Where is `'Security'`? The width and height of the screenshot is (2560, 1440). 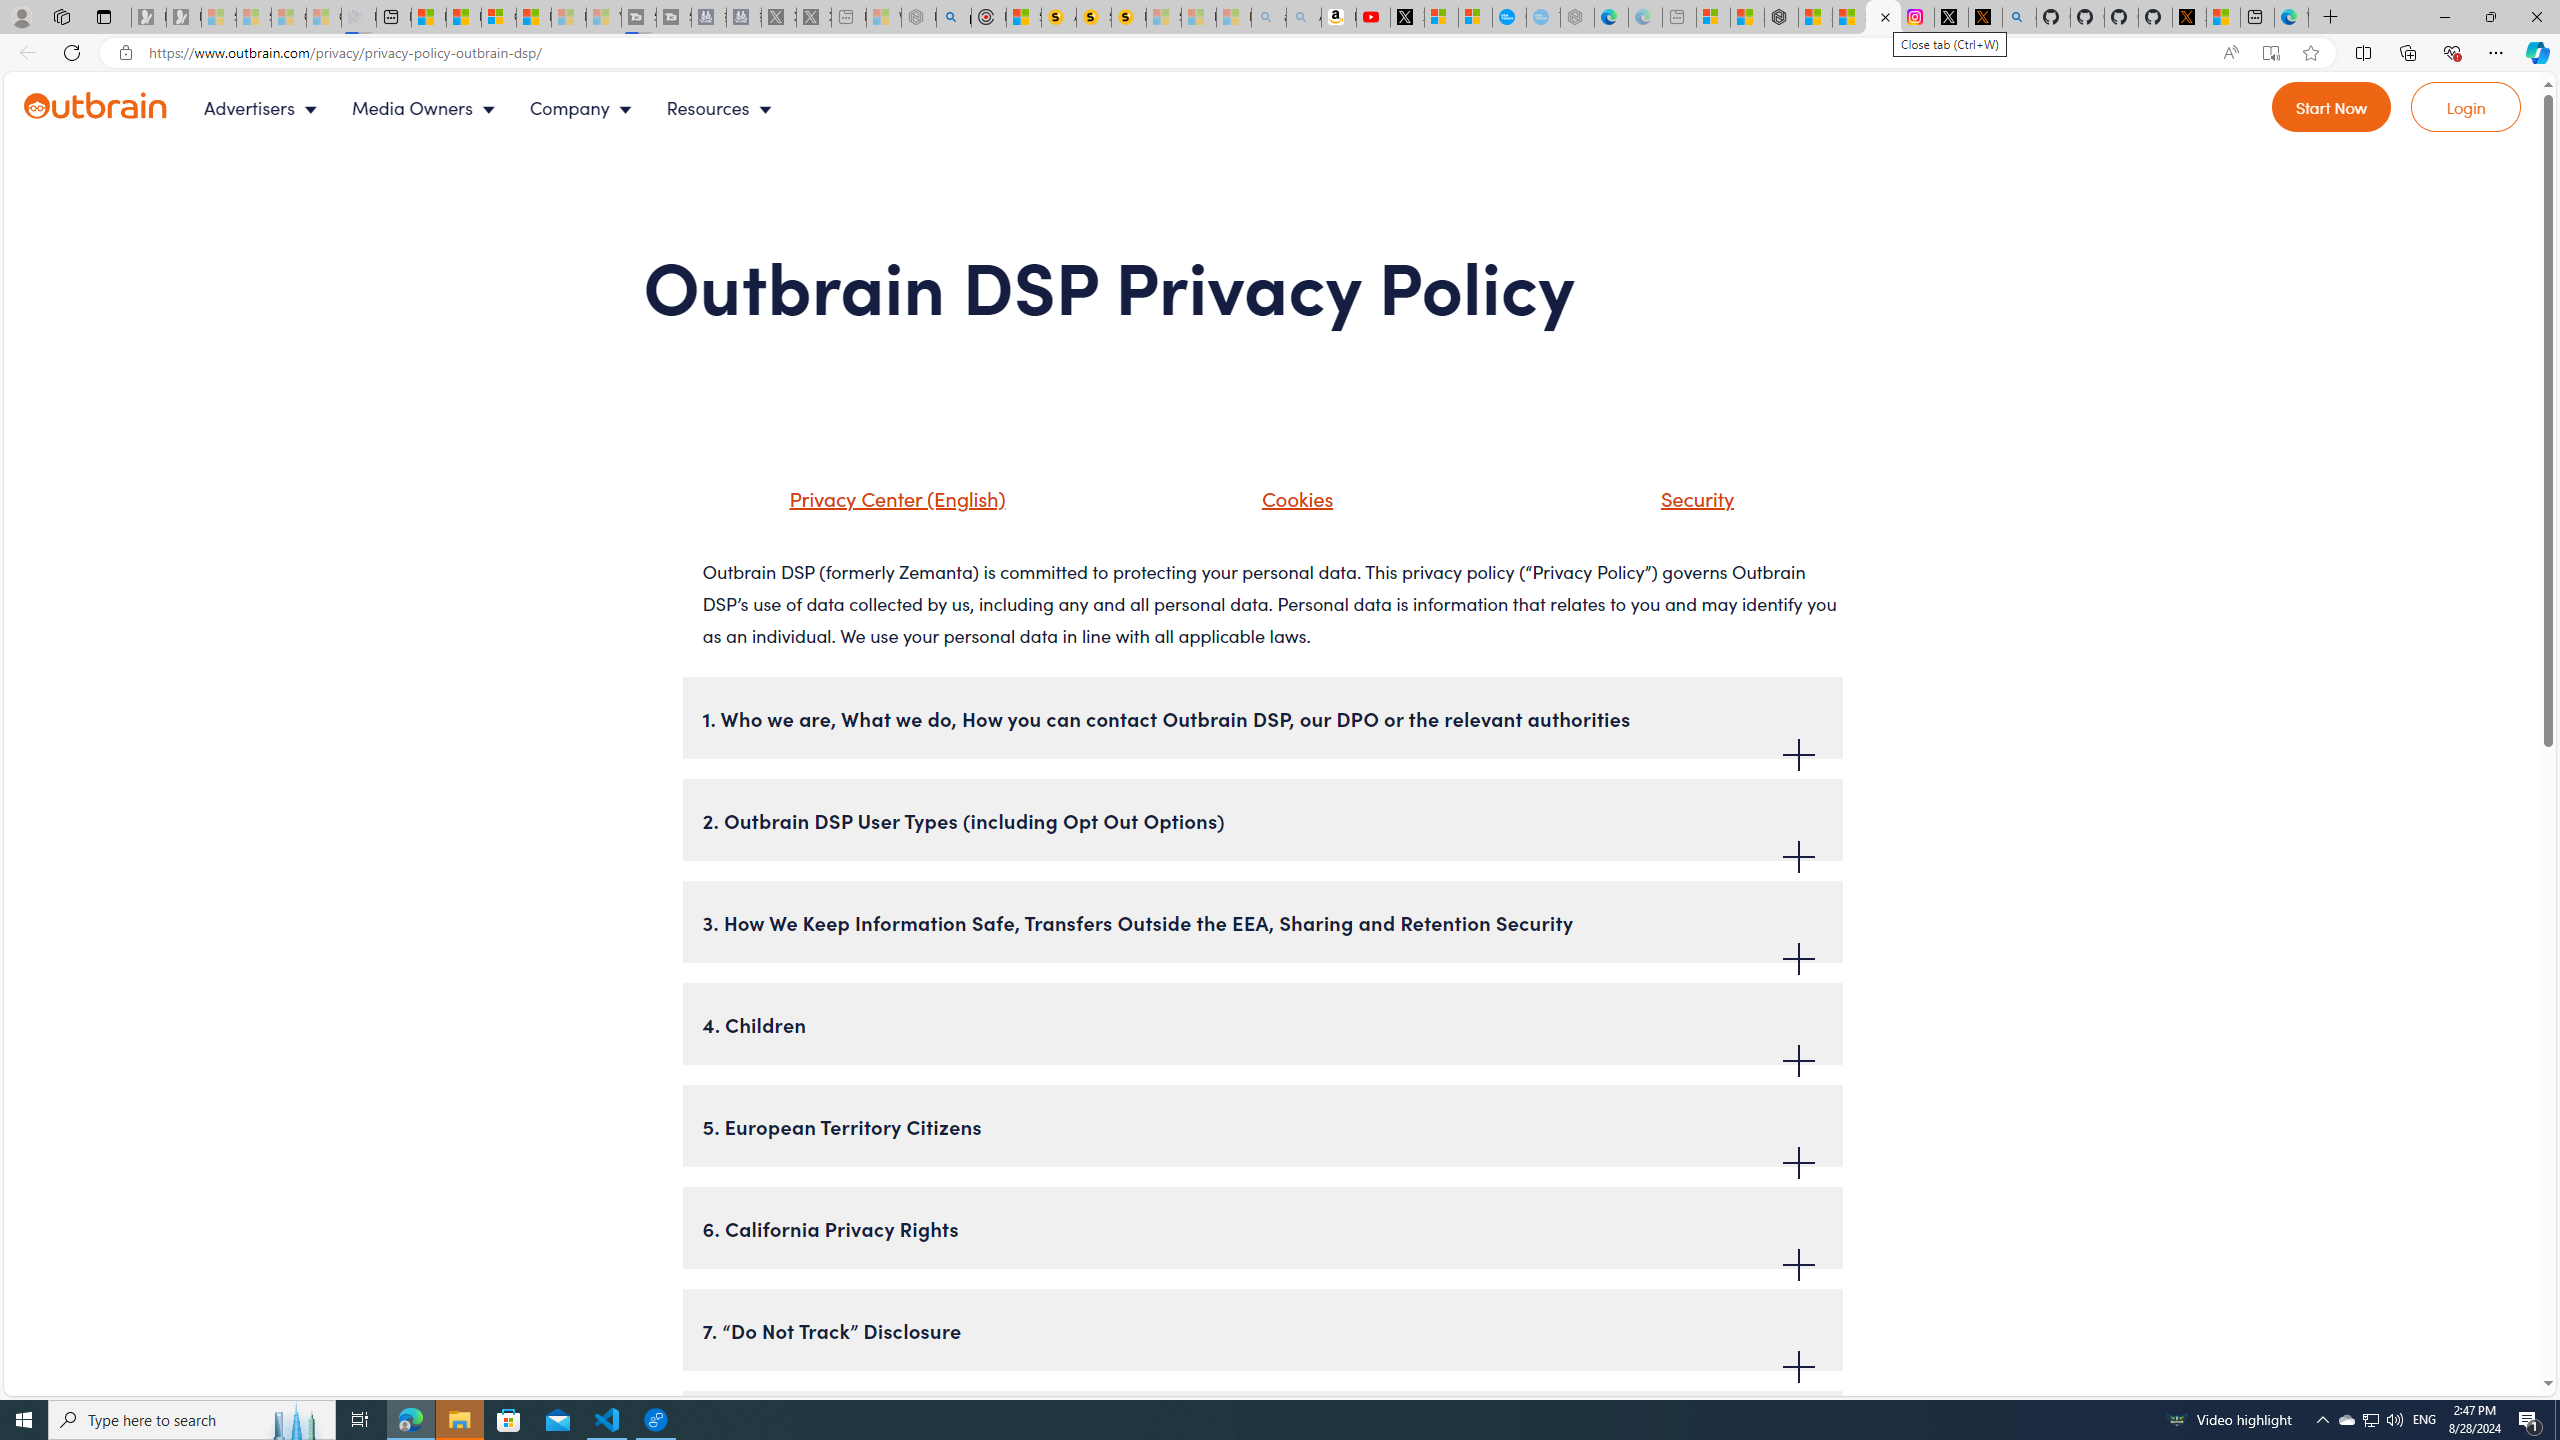
'Security' is located at coordinates (1671, 505).